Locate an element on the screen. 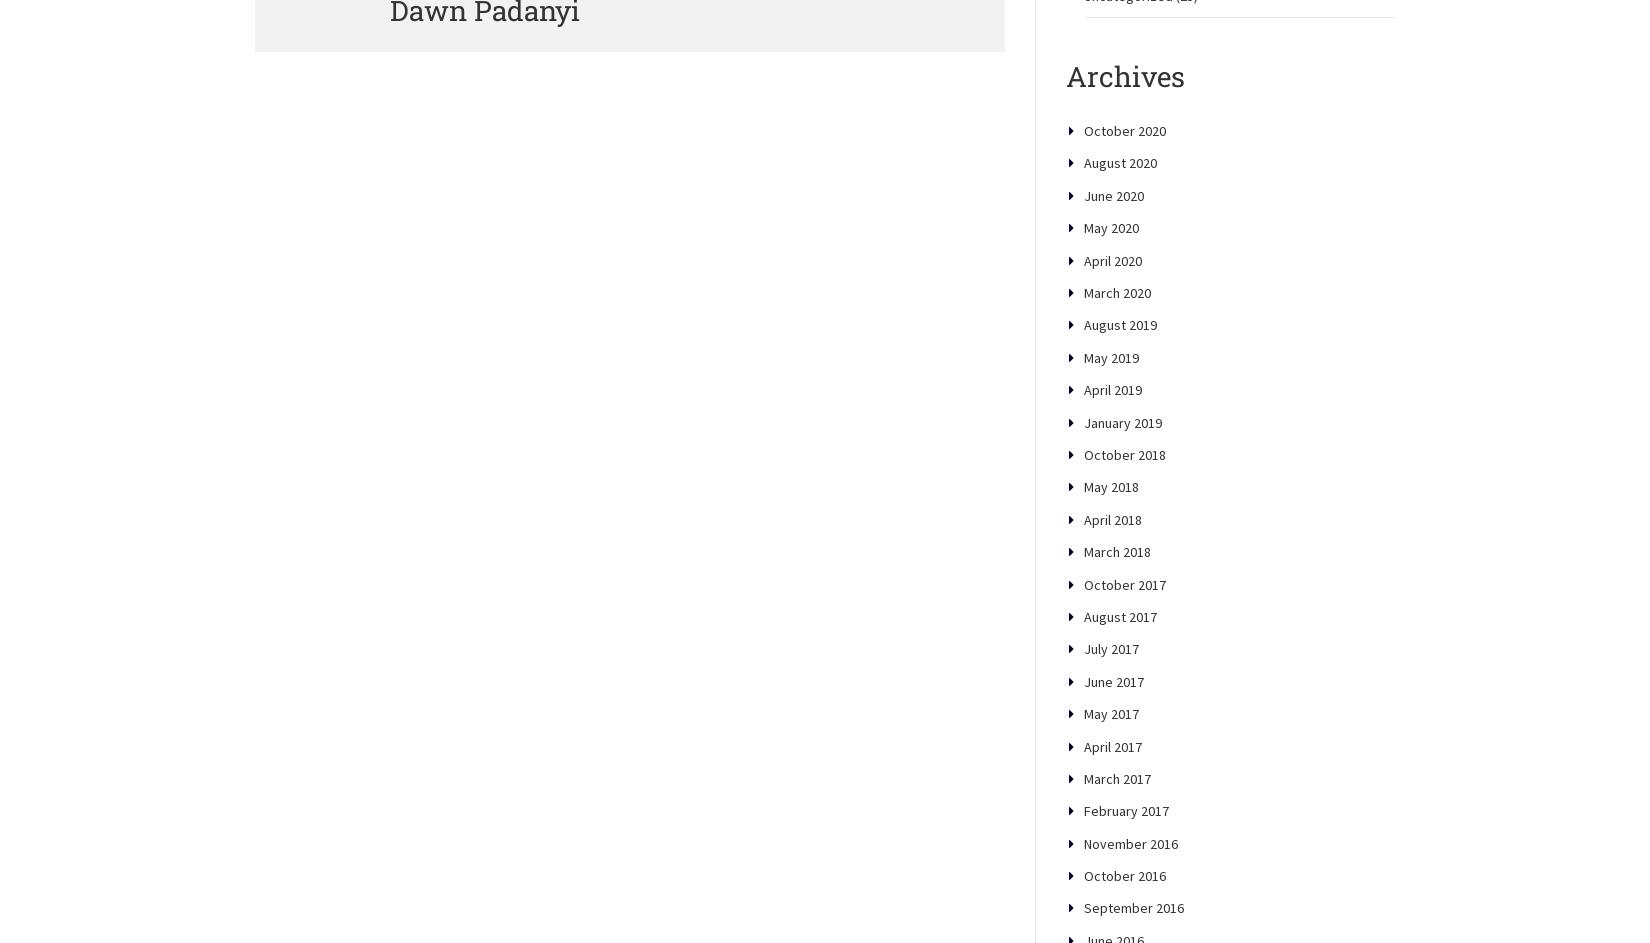 This screenshot has height=943, width=1650. 'February 2017' is located at coordinates (1126, 880).